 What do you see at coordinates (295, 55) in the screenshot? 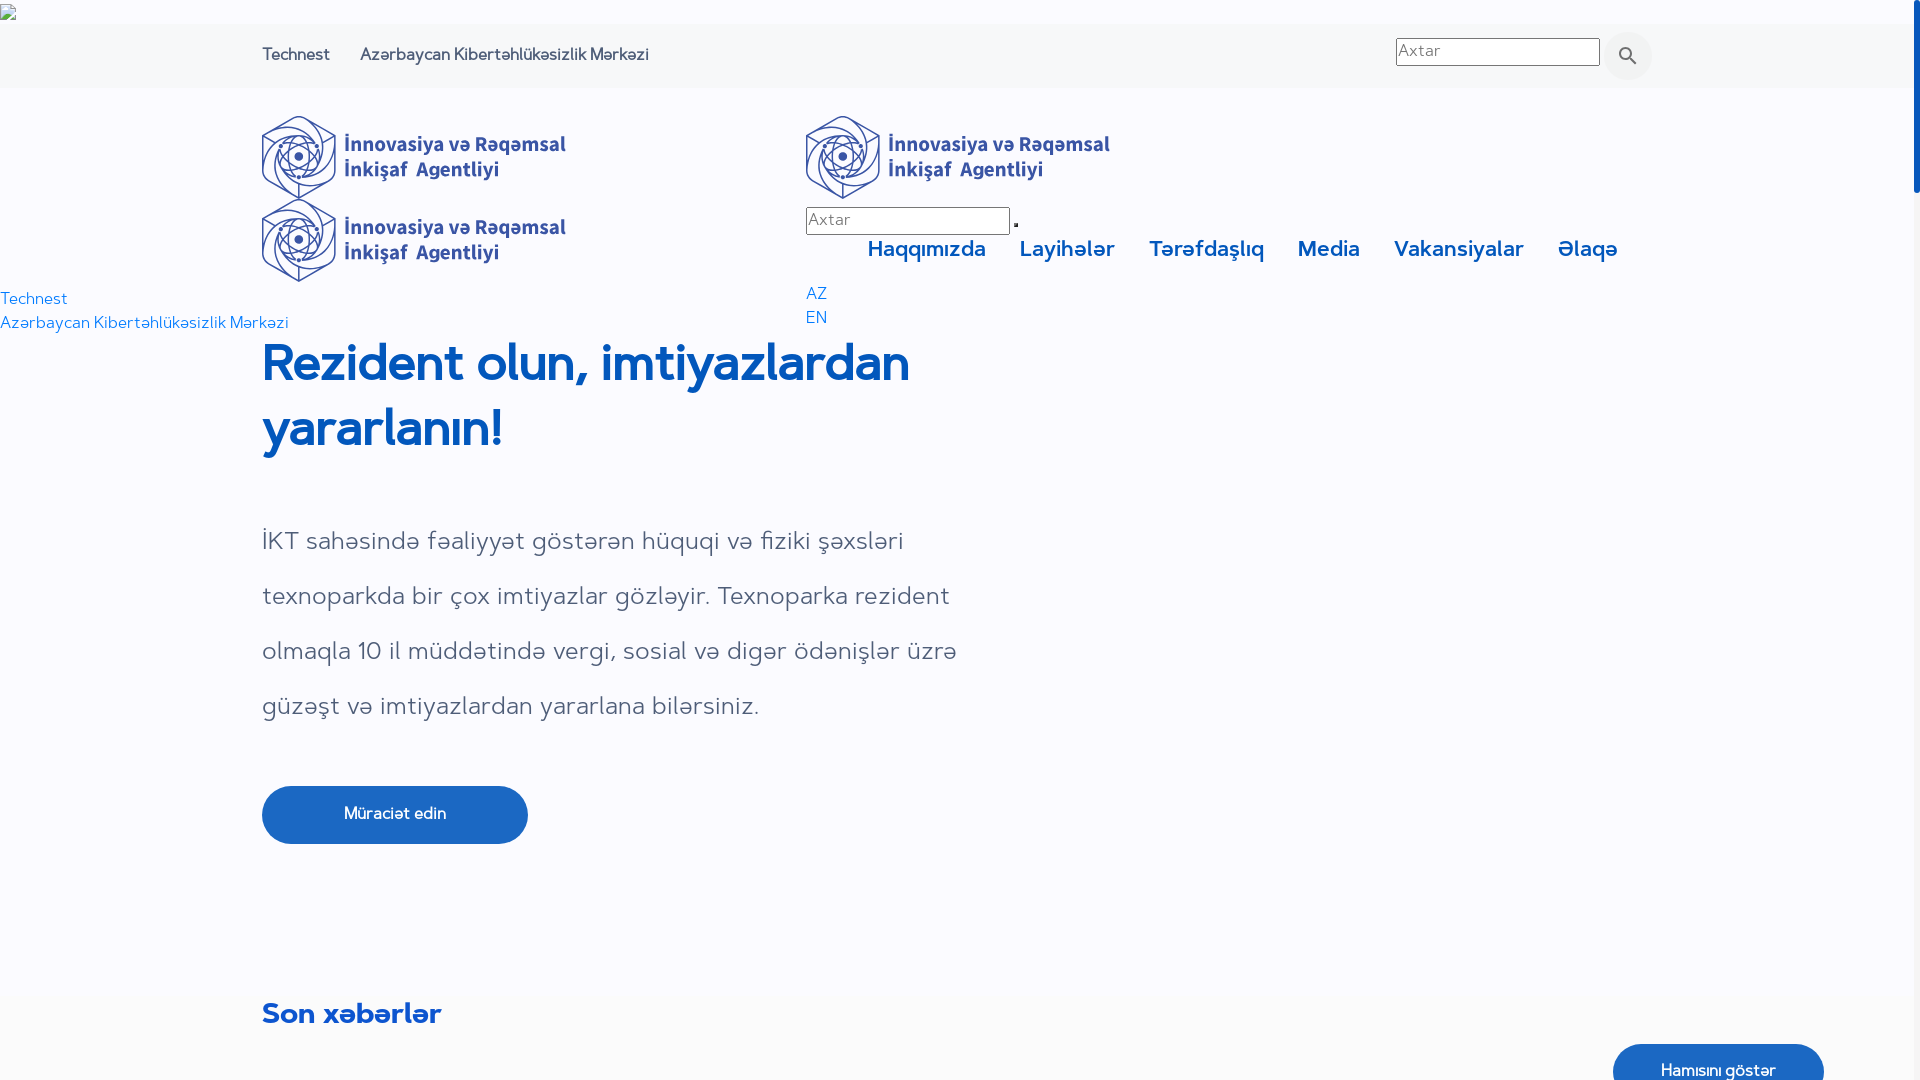
I see `'Technest'` at bounding box center [295, 55].